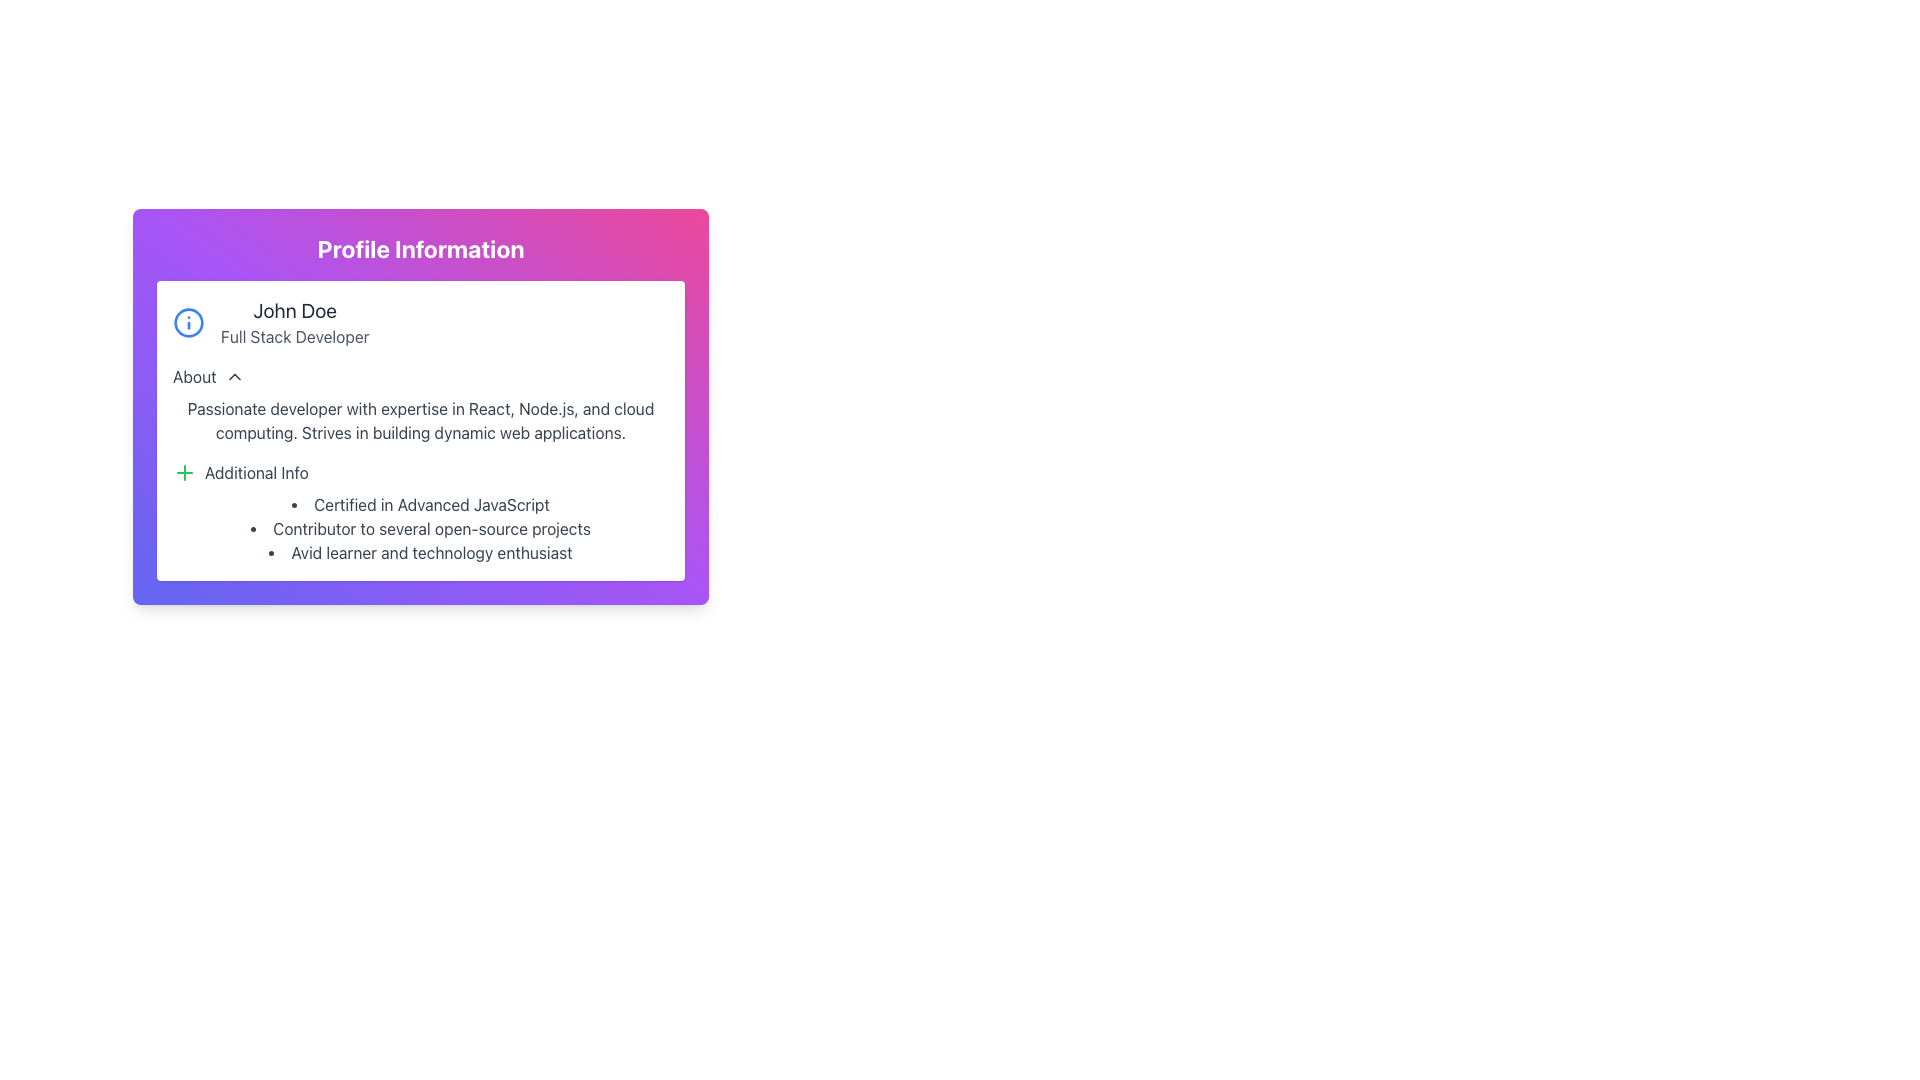  Describe the element at coordinates (294, 311) in the screenshot. I see `the static text element that reads 'John Doe', which is styled with a larger font size and dark gray color, located in the card under the 'Profile Information' header` at that location.